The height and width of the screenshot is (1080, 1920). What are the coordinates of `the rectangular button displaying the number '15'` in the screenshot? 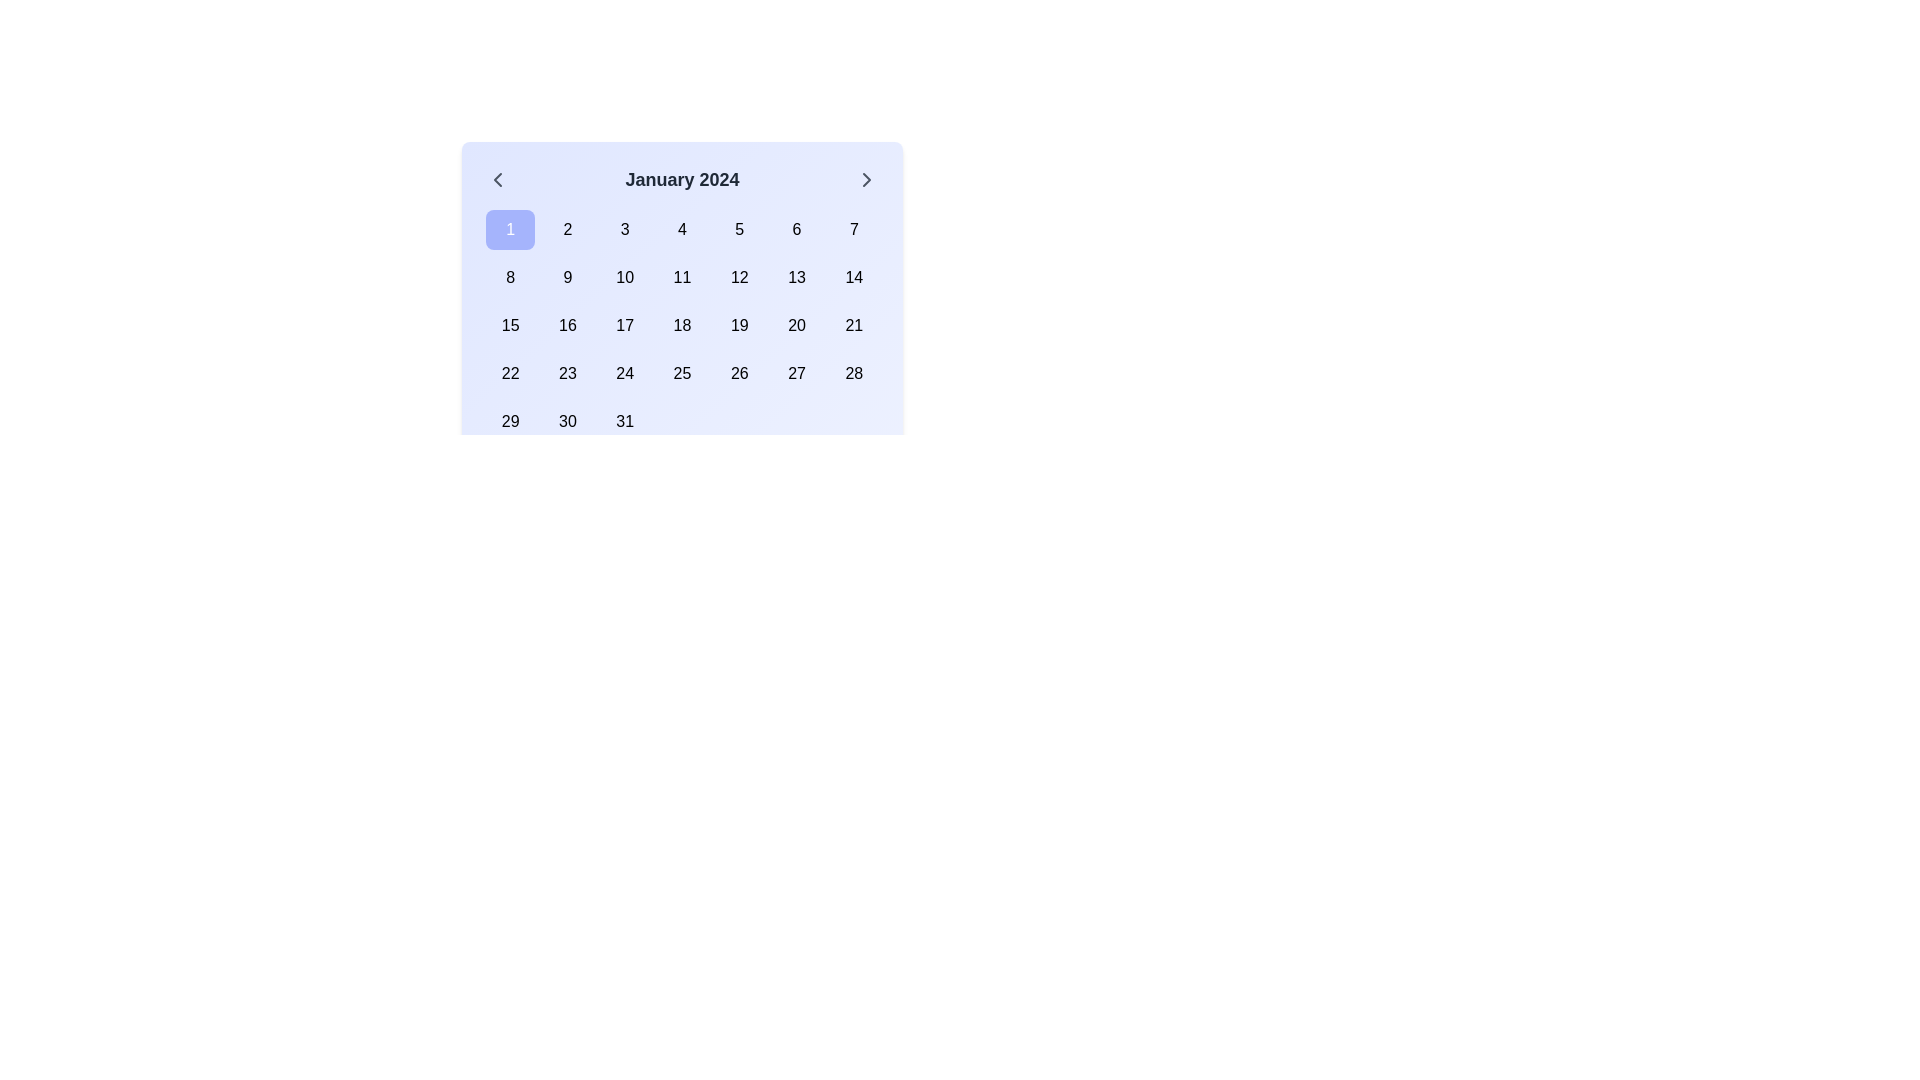 It's located at (510, 325).